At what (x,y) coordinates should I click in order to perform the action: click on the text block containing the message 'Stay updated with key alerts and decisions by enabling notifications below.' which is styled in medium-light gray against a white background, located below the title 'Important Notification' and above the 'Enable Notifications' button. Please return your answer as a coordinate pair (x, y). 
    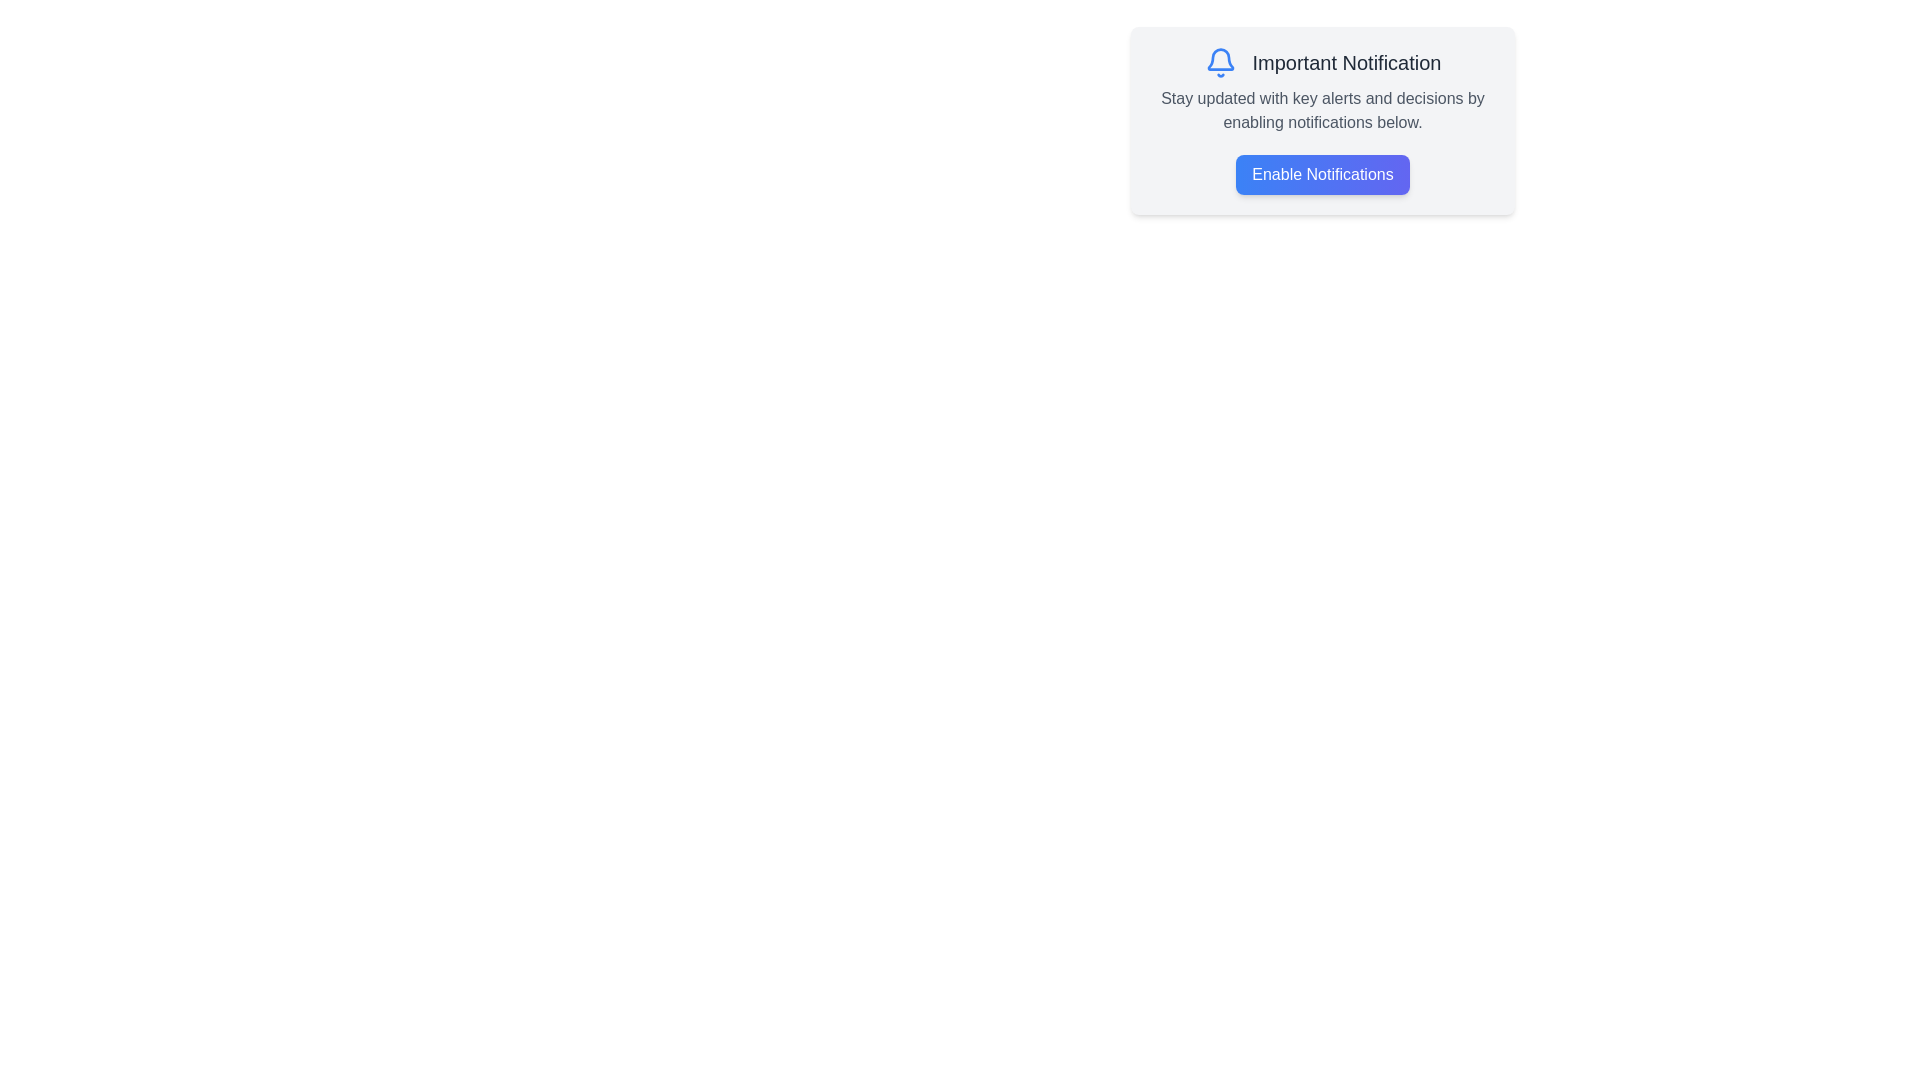
    Looking at the image, I should click on (1323, 111).